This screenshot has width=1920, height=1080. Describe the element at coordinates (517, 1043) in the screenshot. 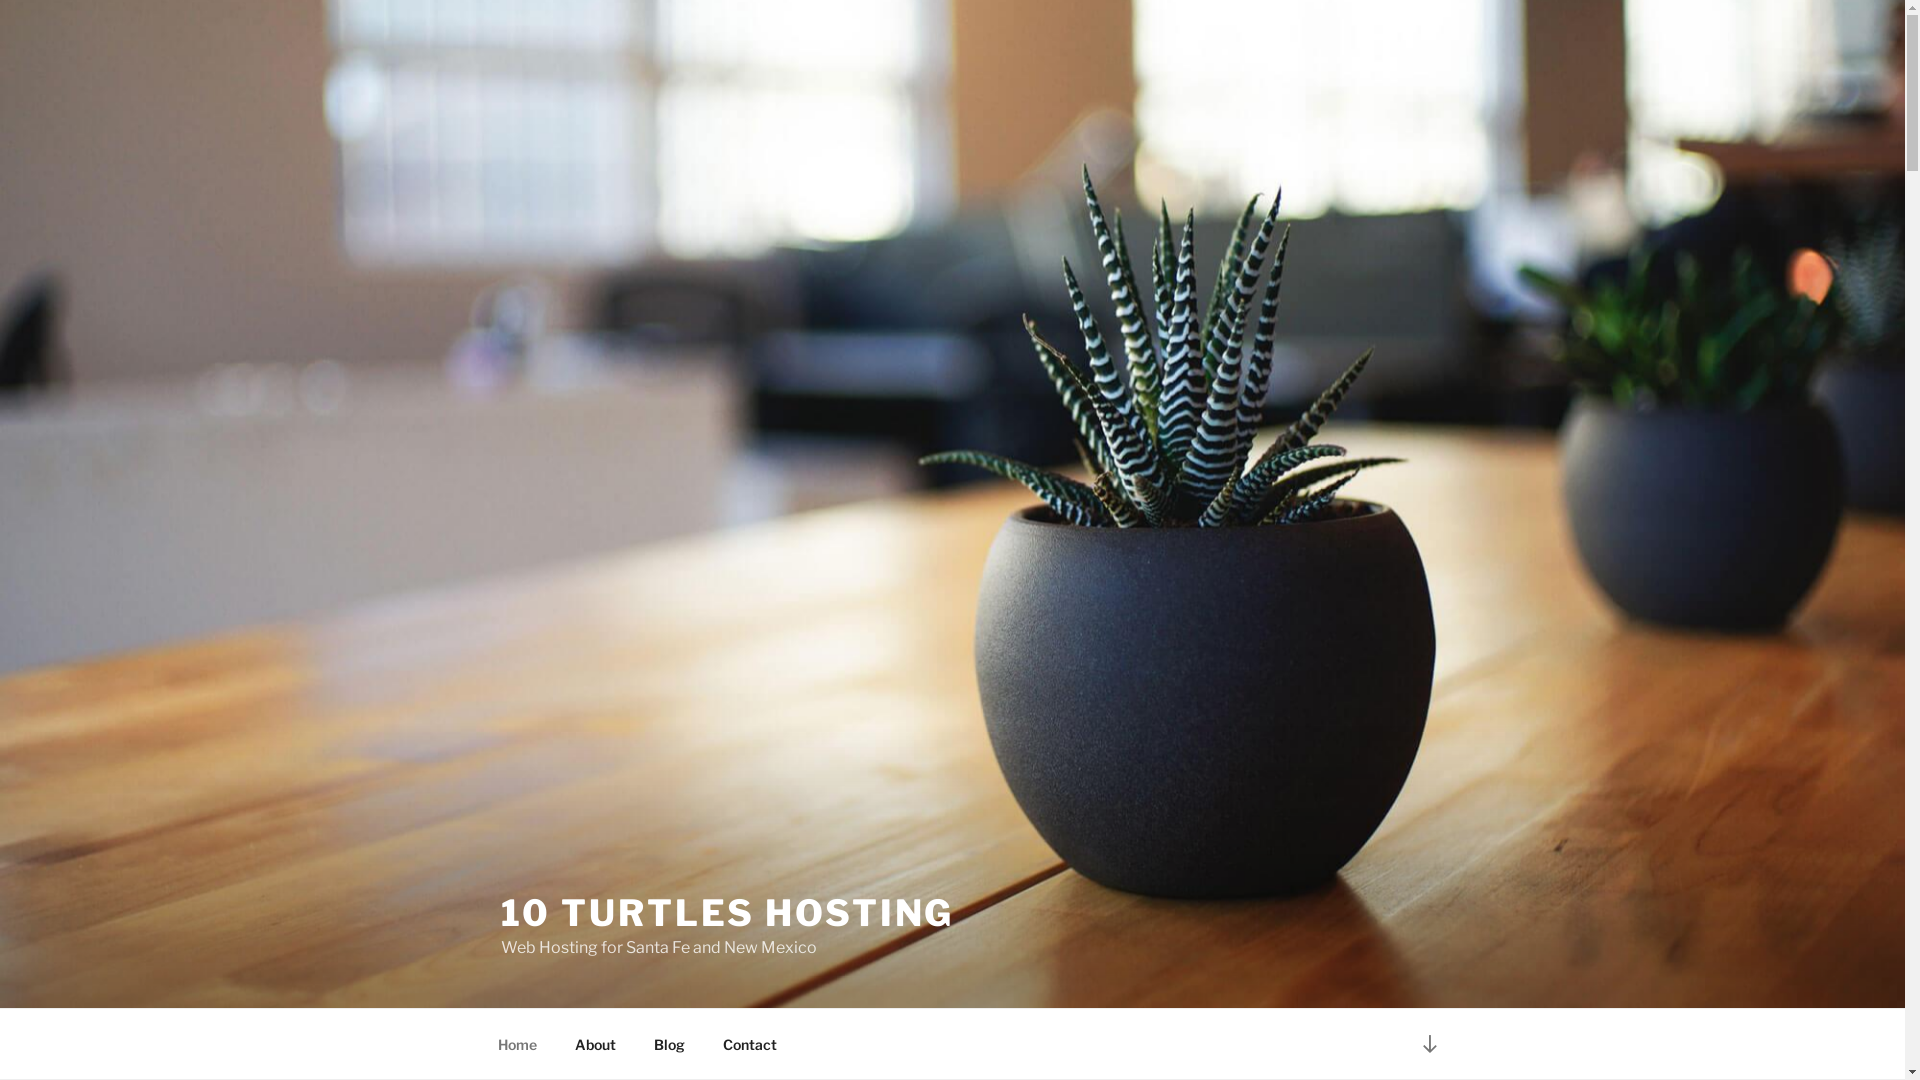

I see `'Home'` at that location.